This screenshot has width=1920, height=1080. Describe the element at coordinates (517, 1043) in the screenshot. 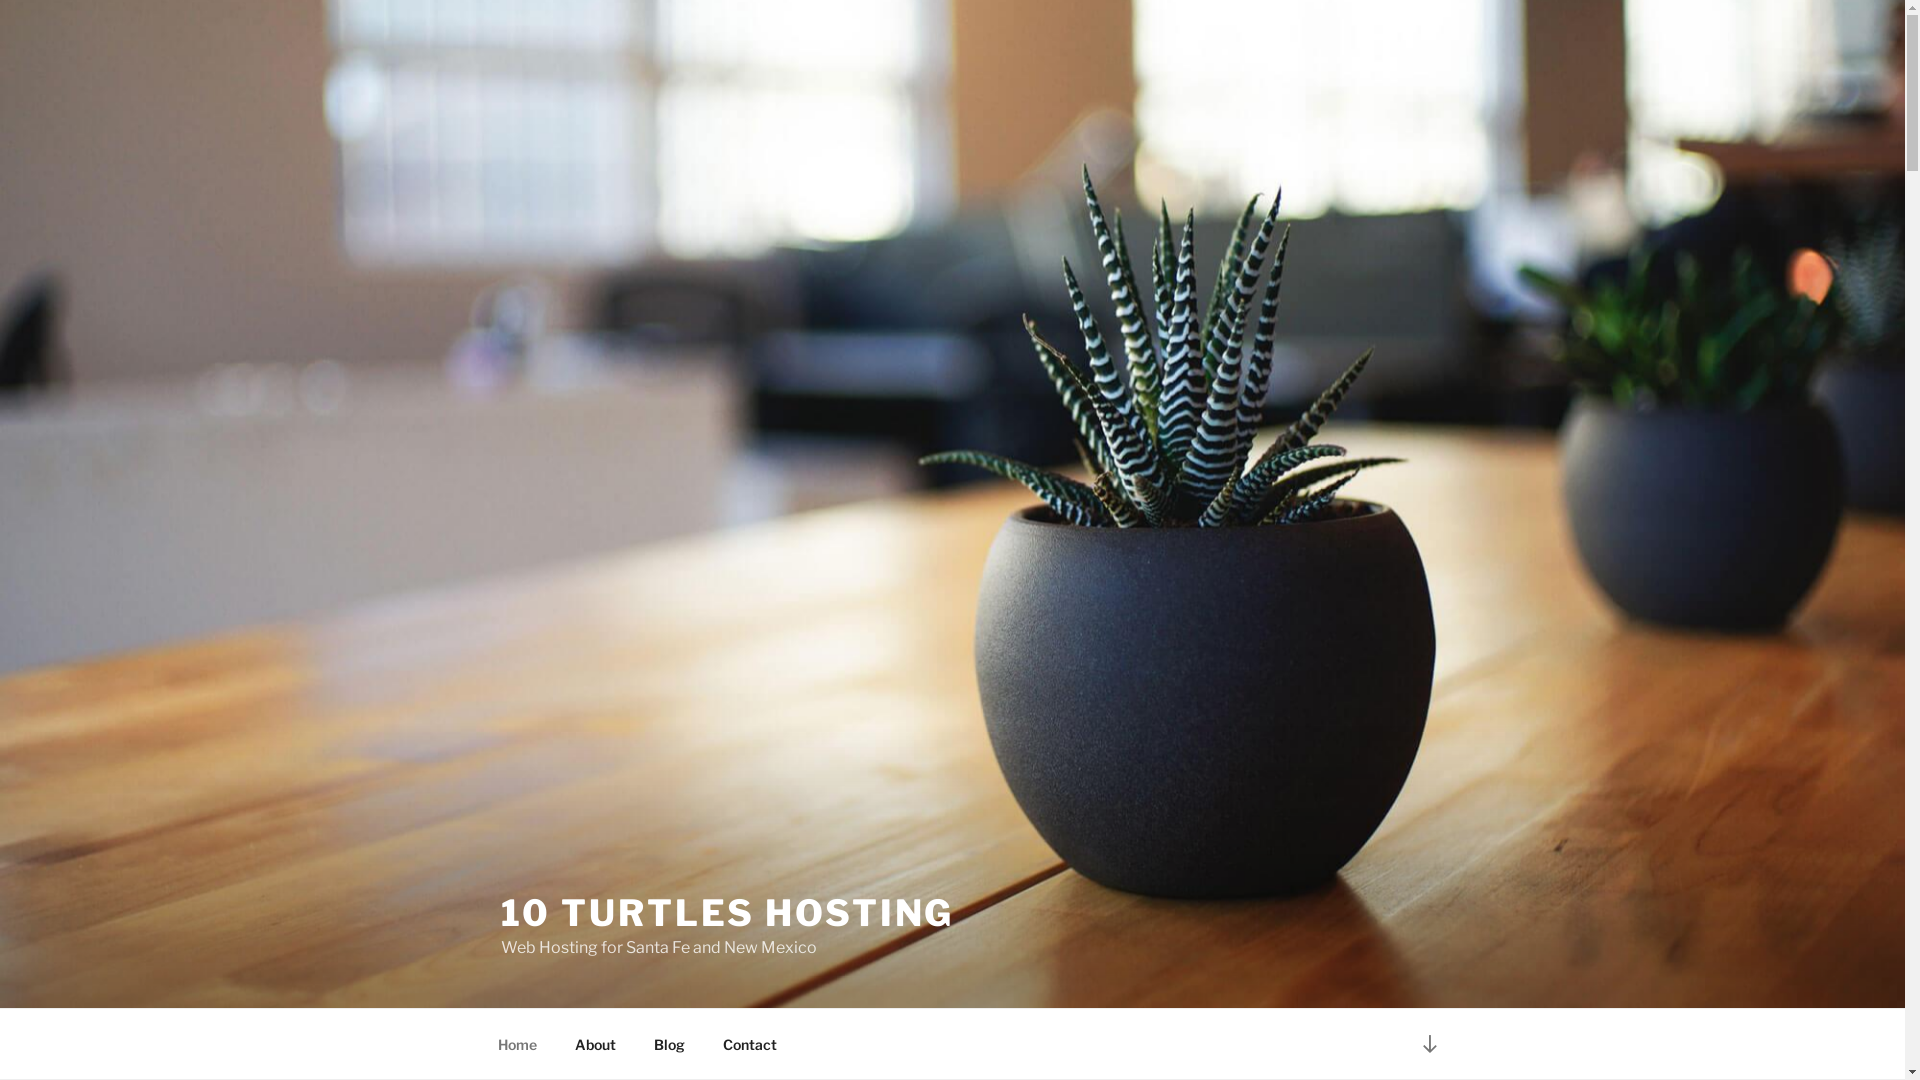

I see `'Home'` at that location.